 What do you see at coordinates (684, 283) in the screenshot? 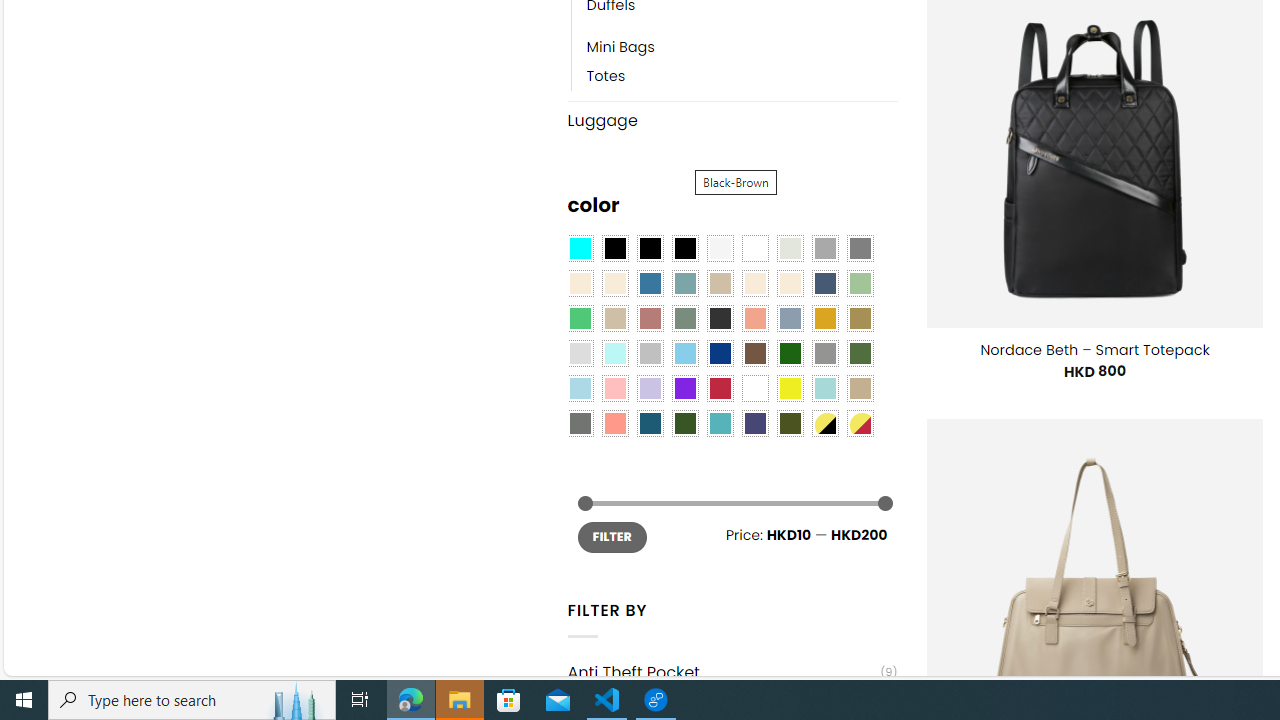
I see `'Blue Sage'` at bounding box center [684, 283].